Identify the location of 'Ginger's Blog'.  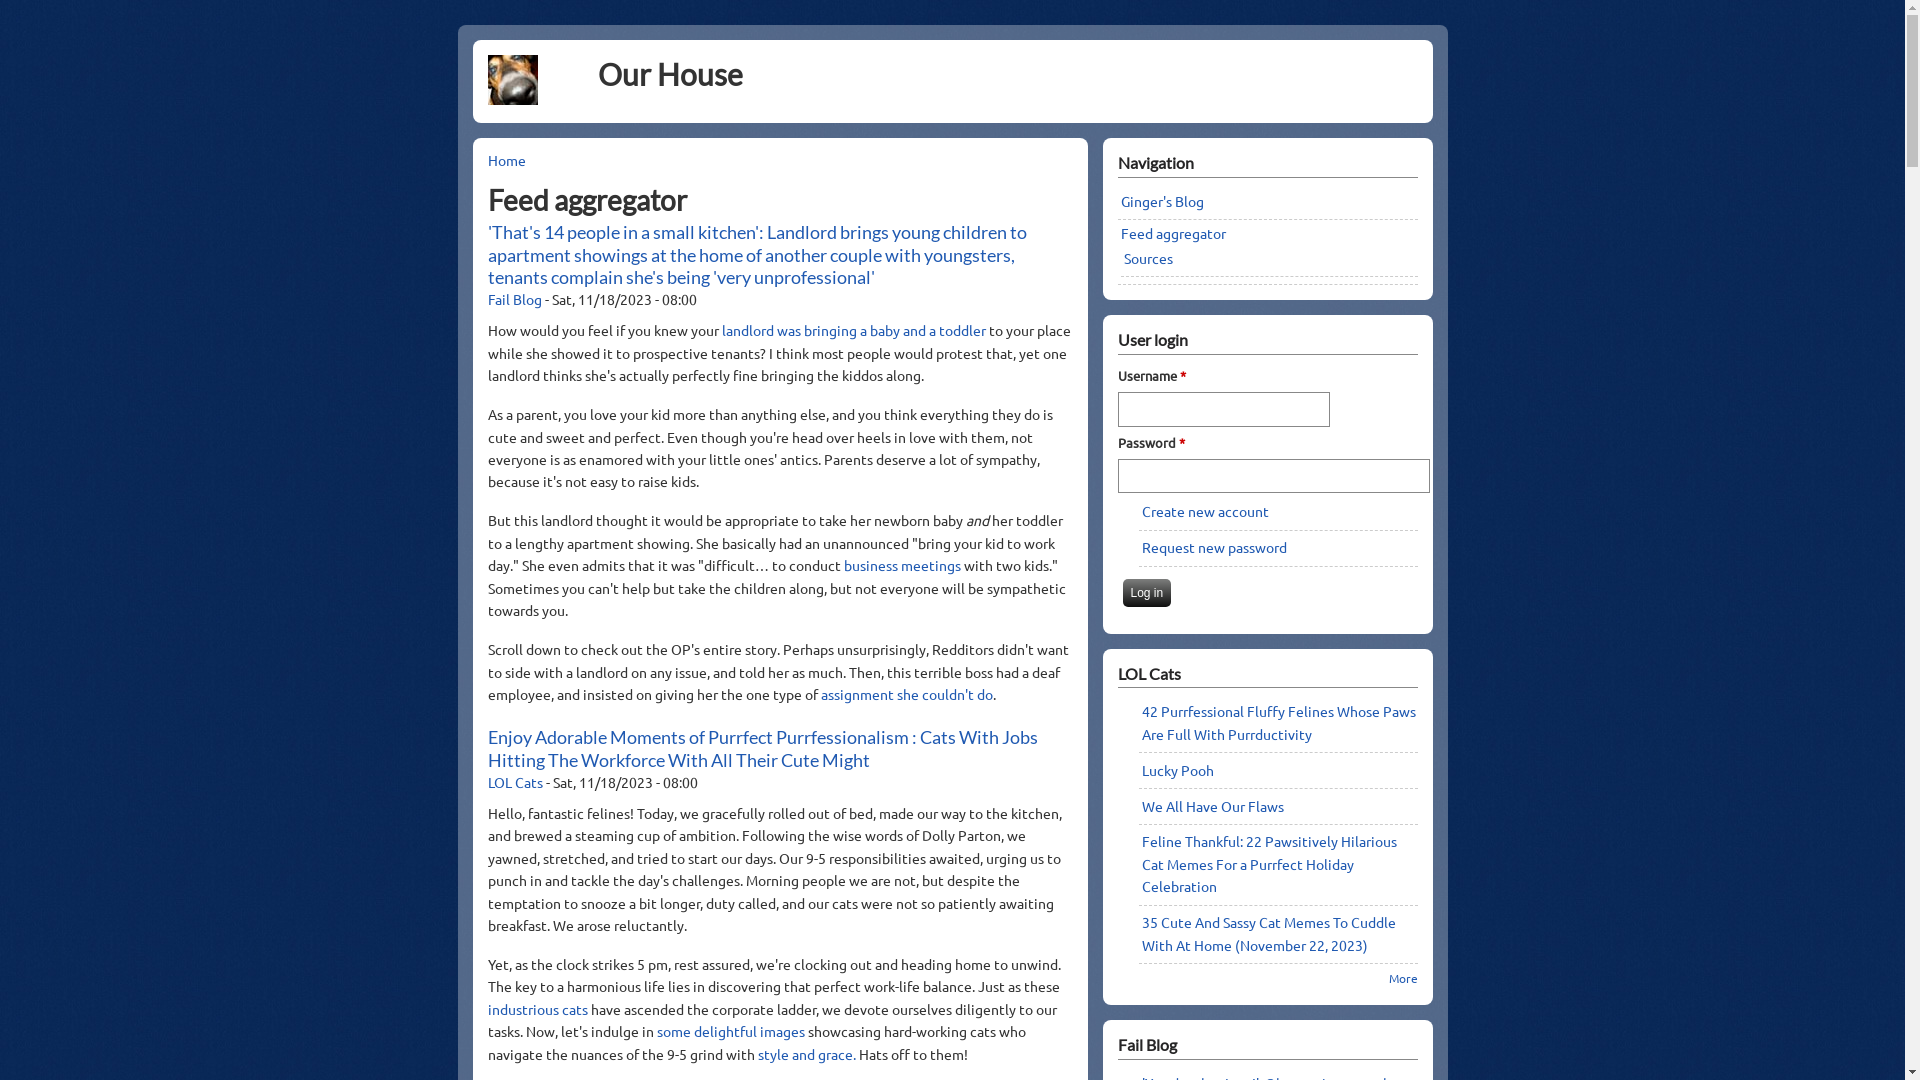
(1161, 200).